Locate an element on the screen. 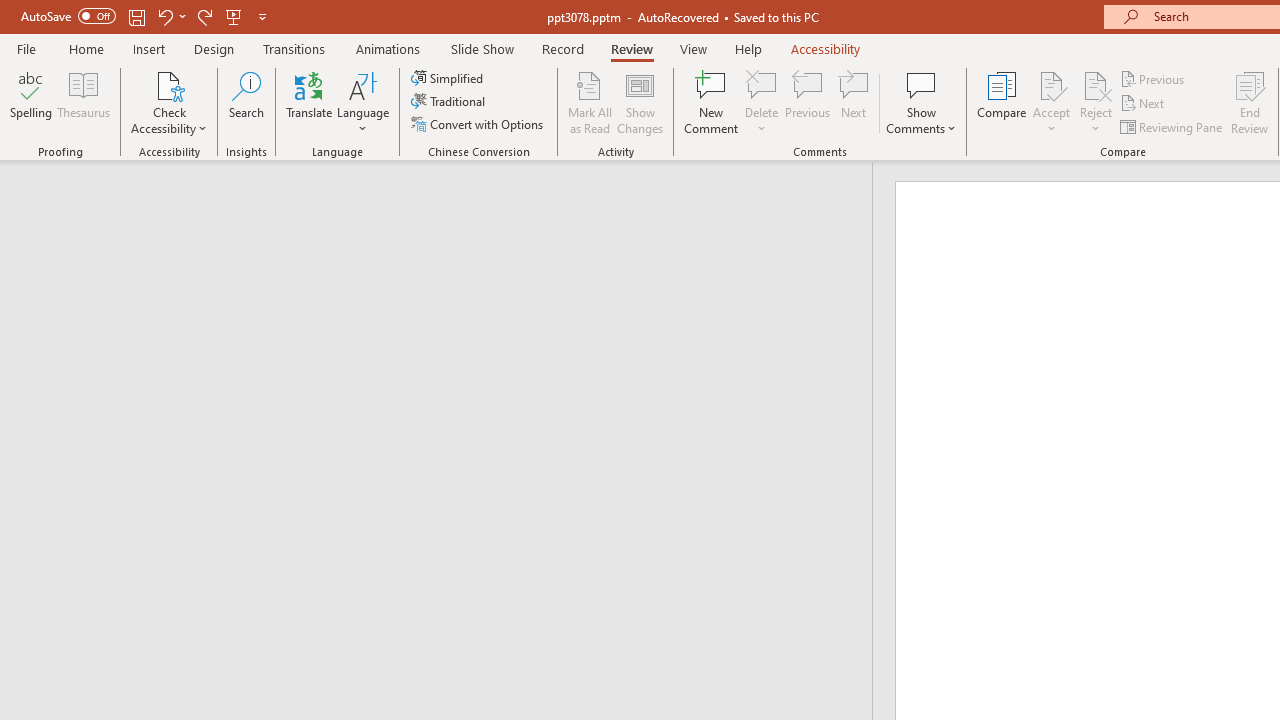 The width and height of the screenshot is (1280, 720). 'Previous' is located at coordinates (1153, 78).